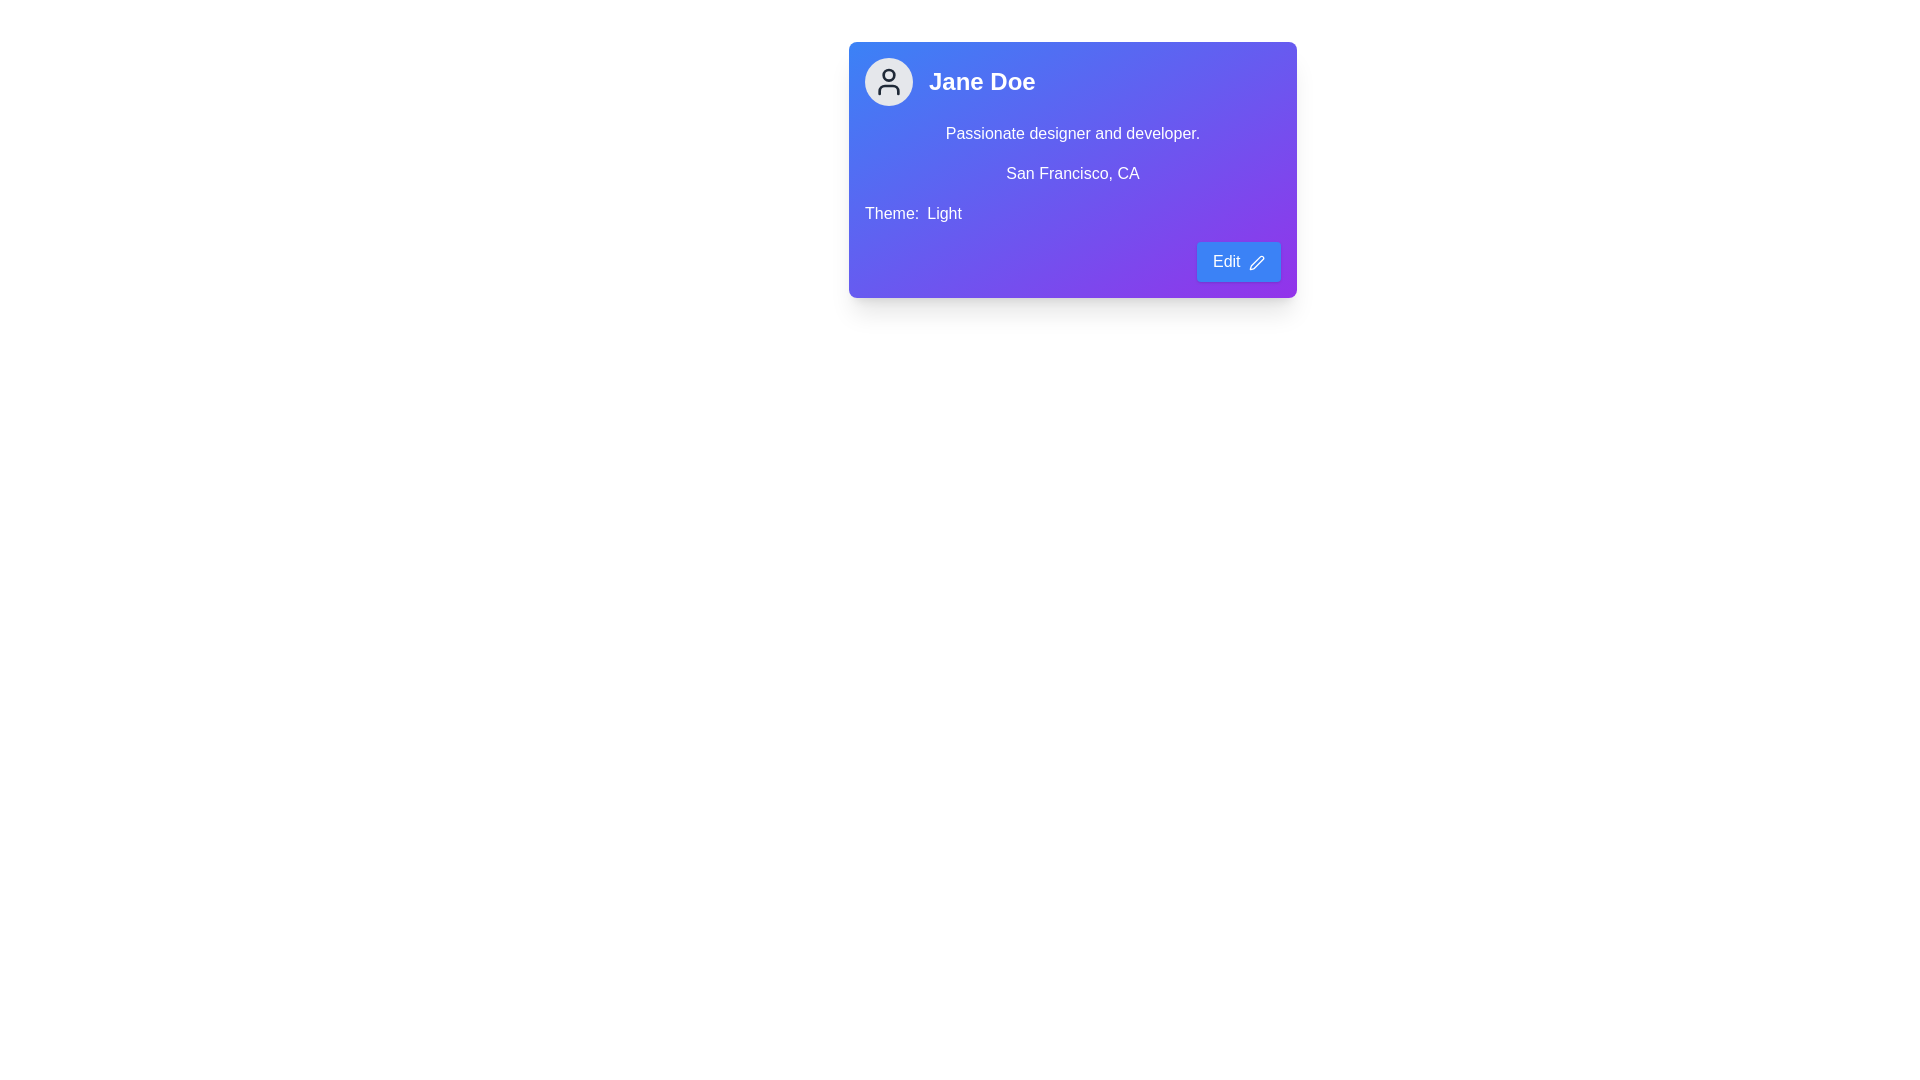 Image resolution: width=1920 pixels, height=1080 pixels. I want to click on the circular user profile icon featuring a minimalistic head and shoulders outline, located in the upper left corner of the profile card above the name 'Jane Doe', so click(887, 80).